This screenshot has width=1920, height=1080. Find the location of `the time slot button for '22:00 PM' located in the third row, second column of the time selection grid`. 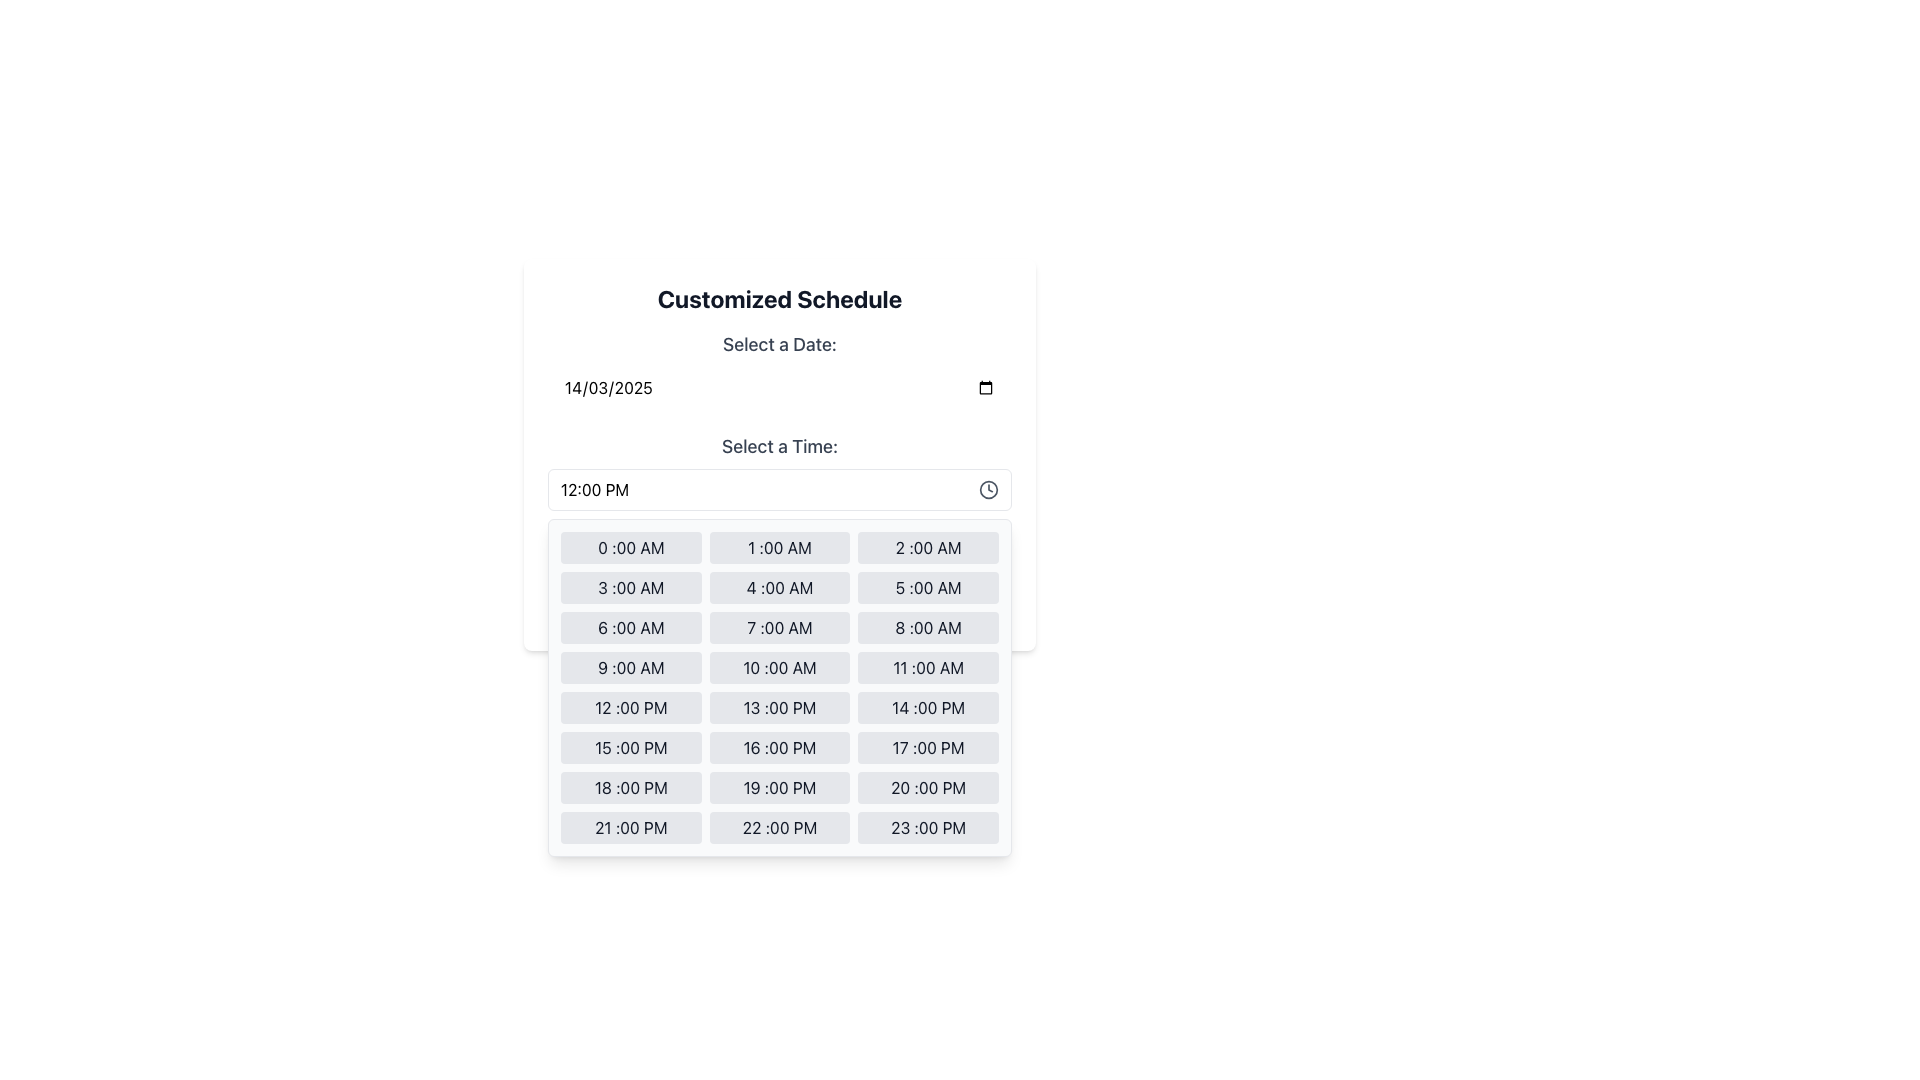

the time slot button for '22:00 PM' located in the third row, second column of the time selection grid is located at coordinates (778, 828).